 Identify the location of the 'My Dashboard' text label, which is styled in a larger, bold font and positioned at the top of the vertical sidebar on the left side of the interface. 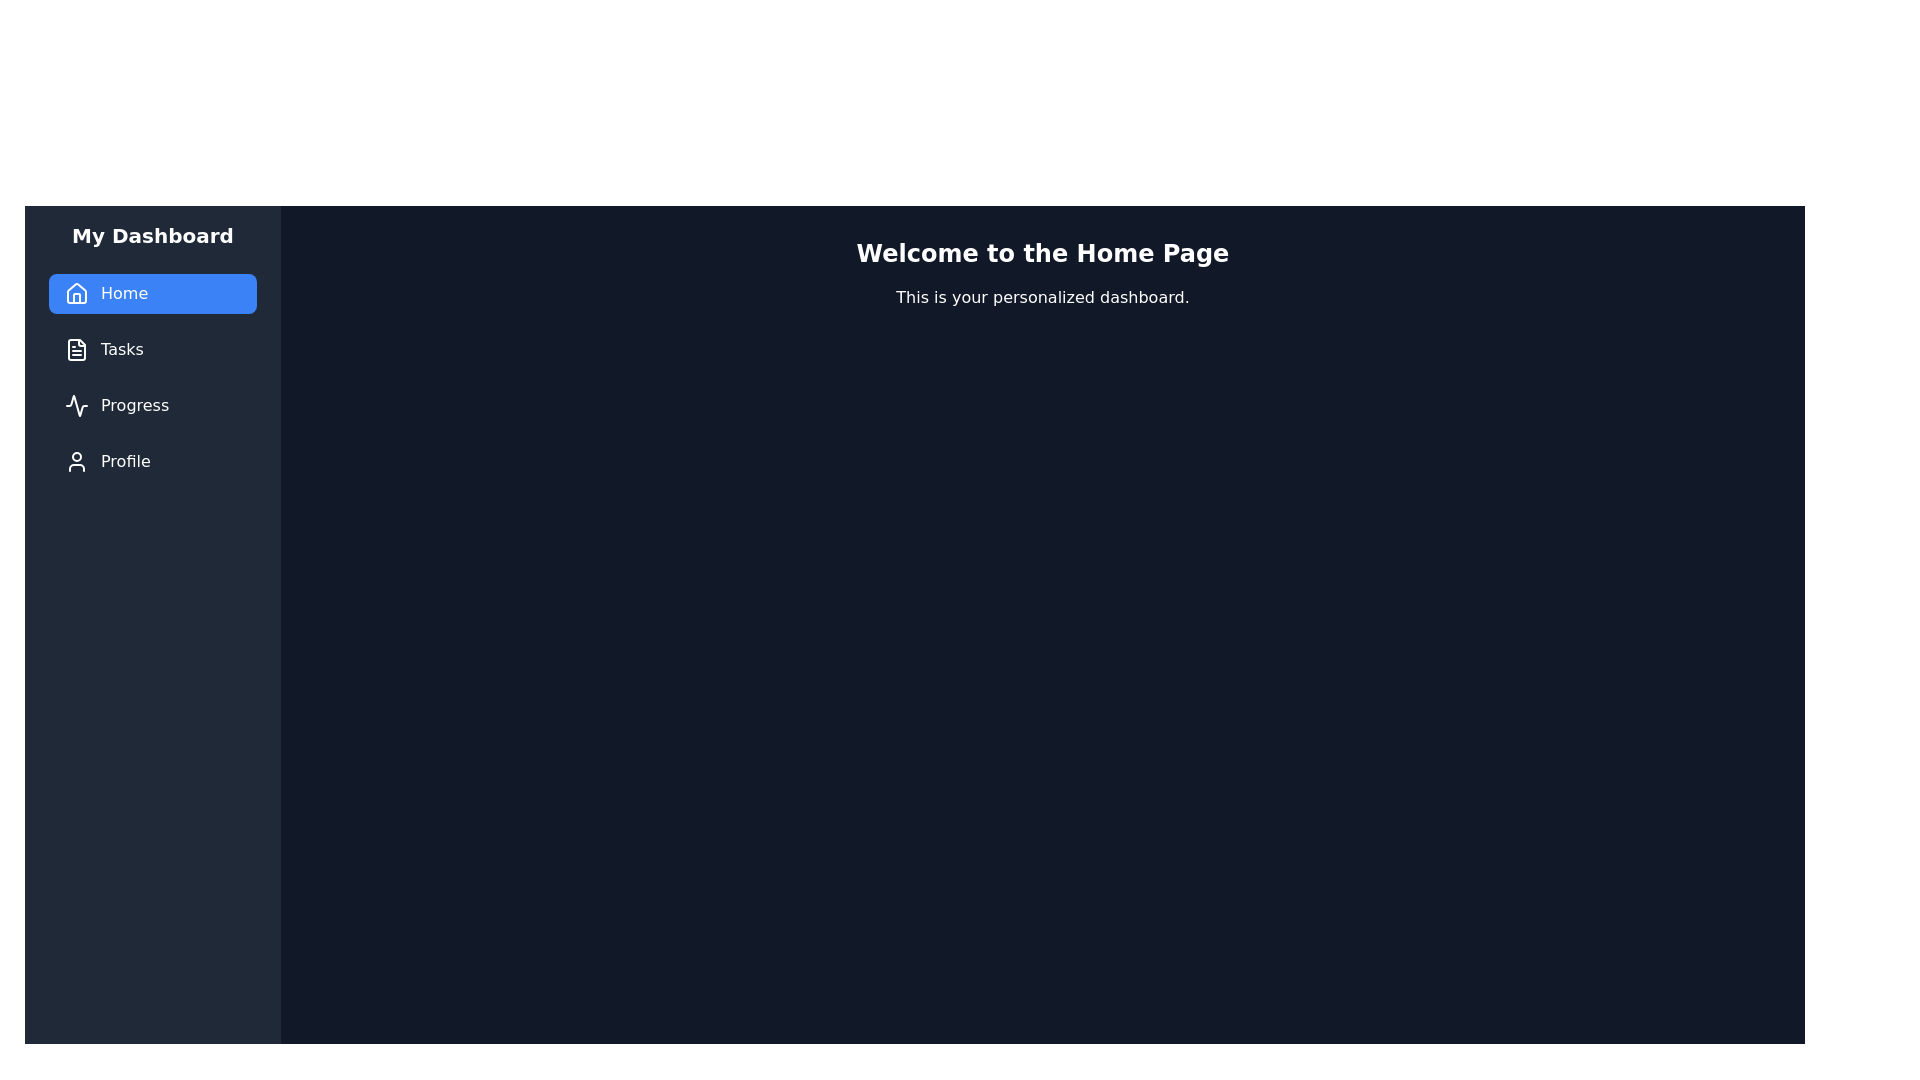
(152, 234).